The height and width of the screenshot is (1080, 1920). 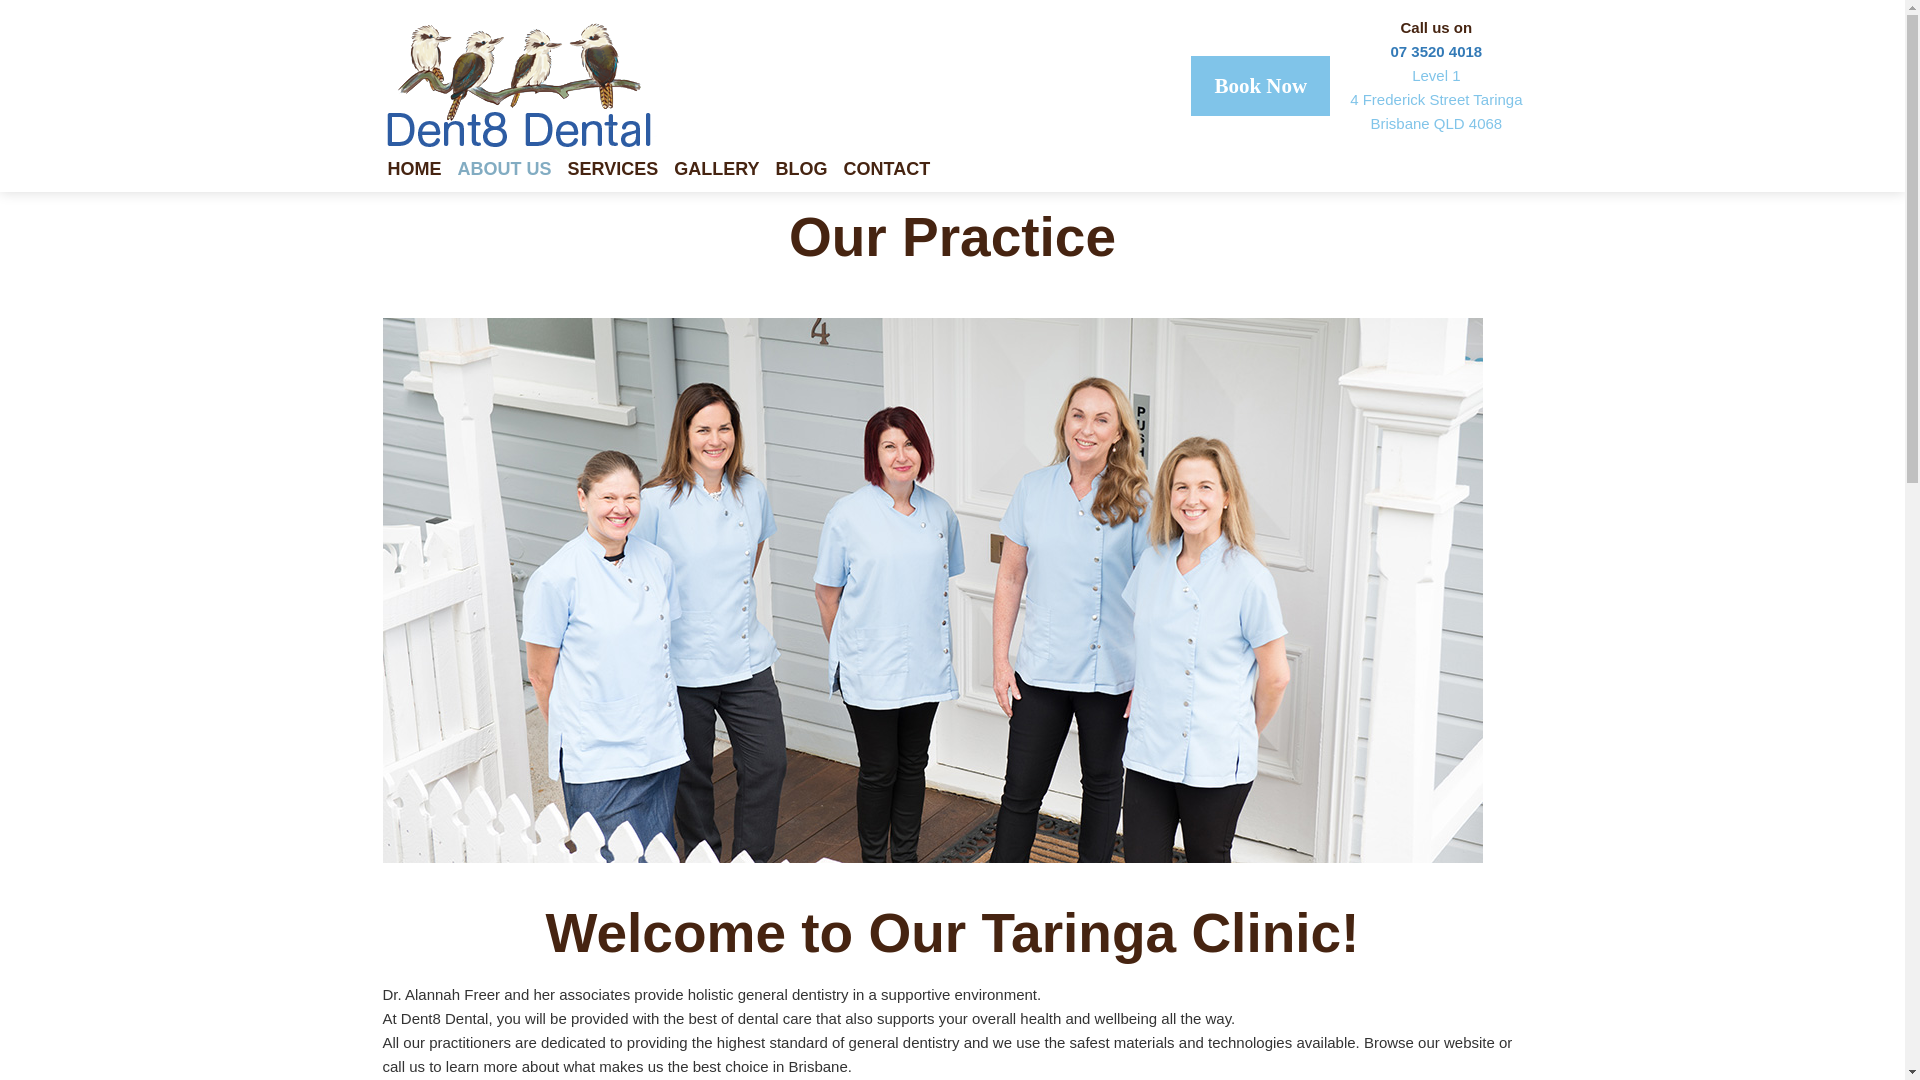 What do you see at coordinates (1389, 50) in the screenshot?
I see `'07 3520 4018'` at bounding box center [1389, 50].